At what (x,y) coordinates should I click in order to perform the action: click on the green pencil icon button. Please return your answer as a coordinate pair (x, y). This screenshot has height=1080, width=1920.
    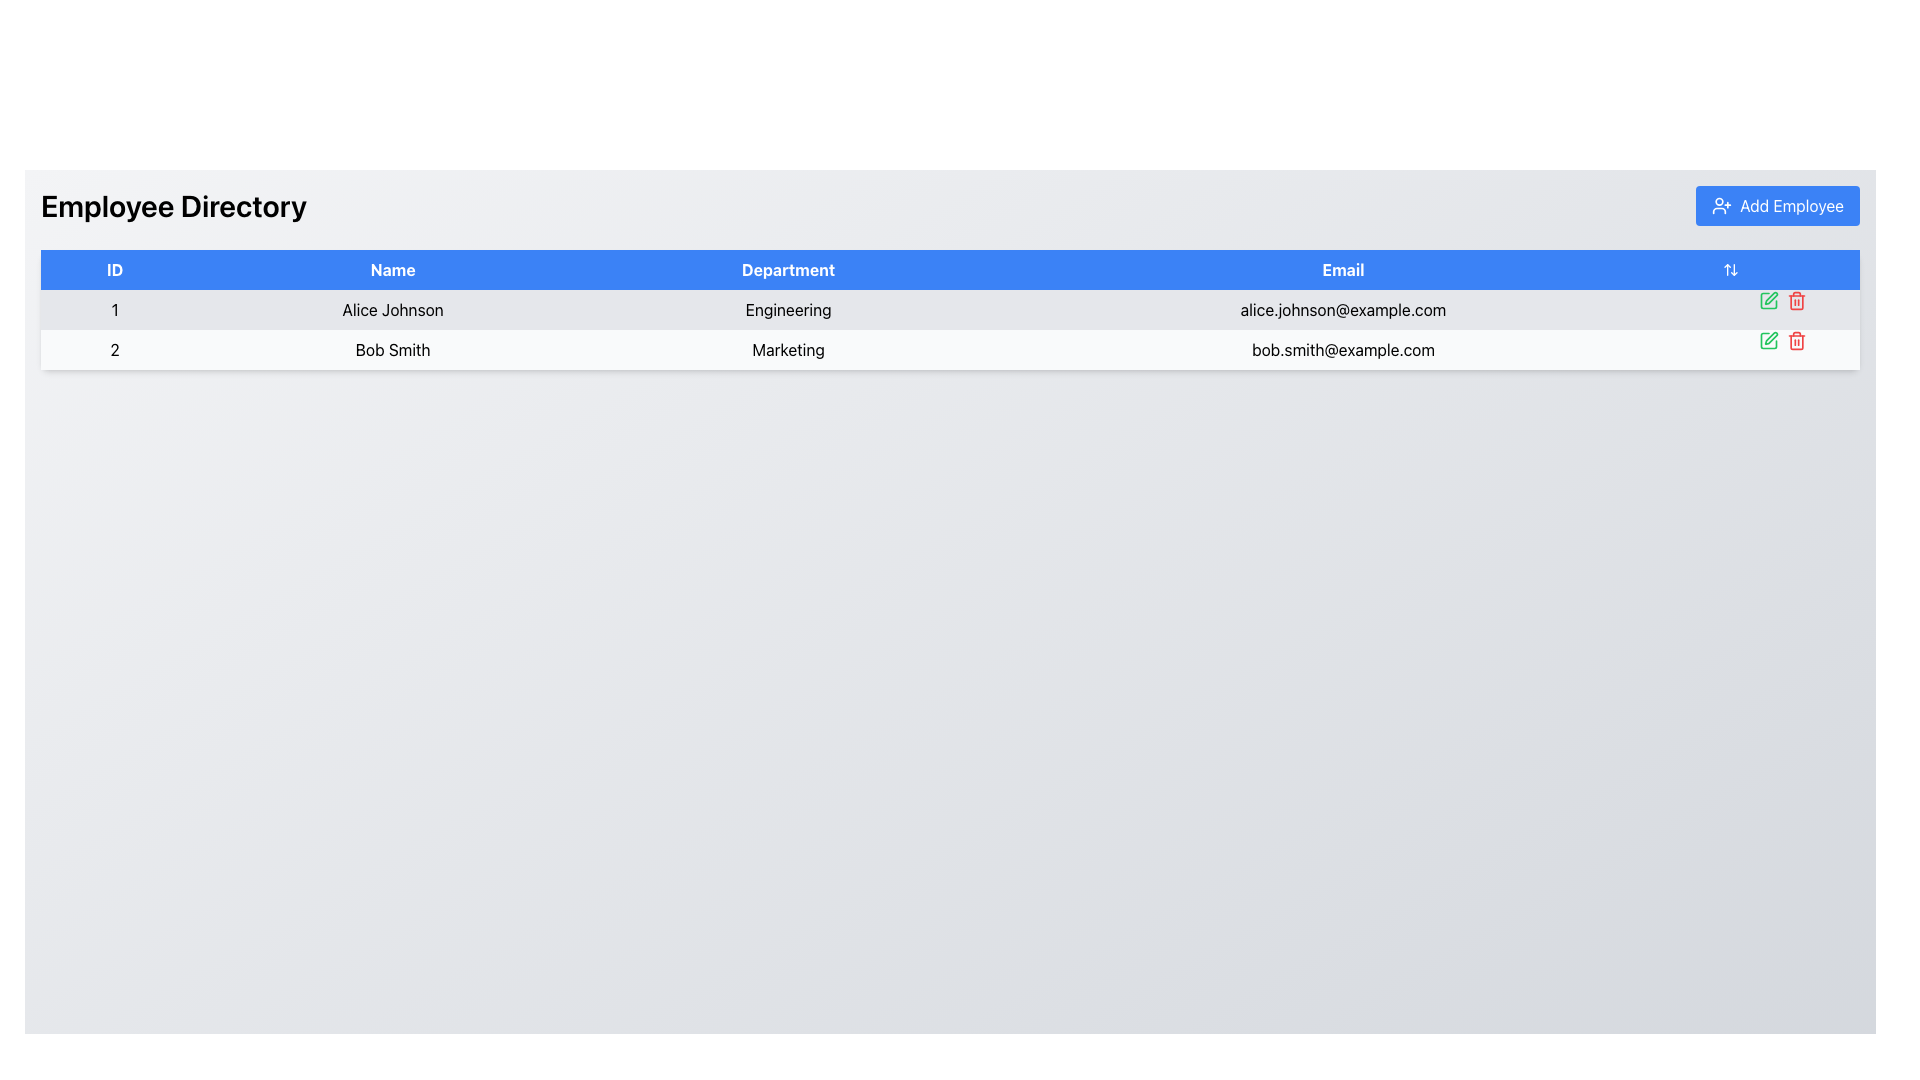
    Looking at the image, I should click on (1769, 300).